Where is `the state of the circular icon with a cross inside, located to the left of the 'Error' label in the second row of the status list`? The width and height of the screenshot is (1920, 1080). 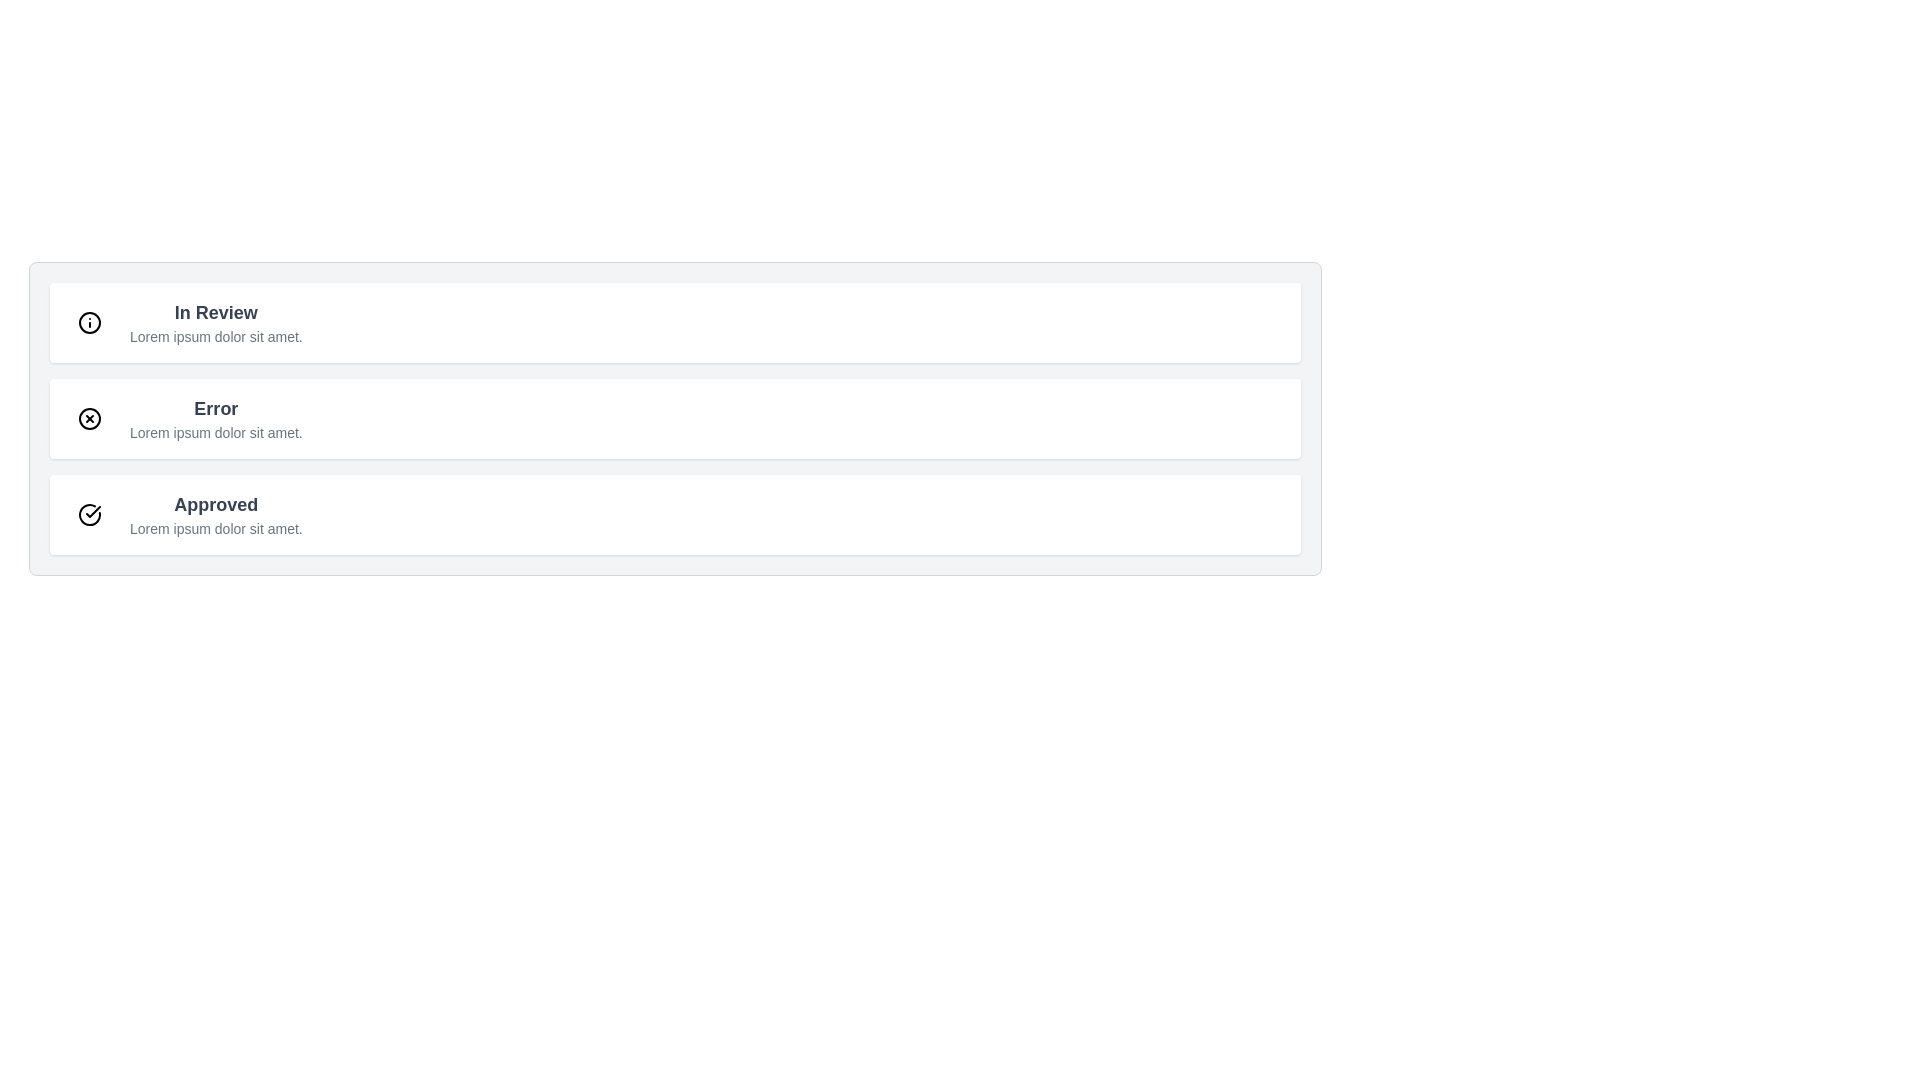 the state of the circular icon with a cross inside, located to the left of the 'Error' label in the second row of the status list is located at coordinates (89, 418).